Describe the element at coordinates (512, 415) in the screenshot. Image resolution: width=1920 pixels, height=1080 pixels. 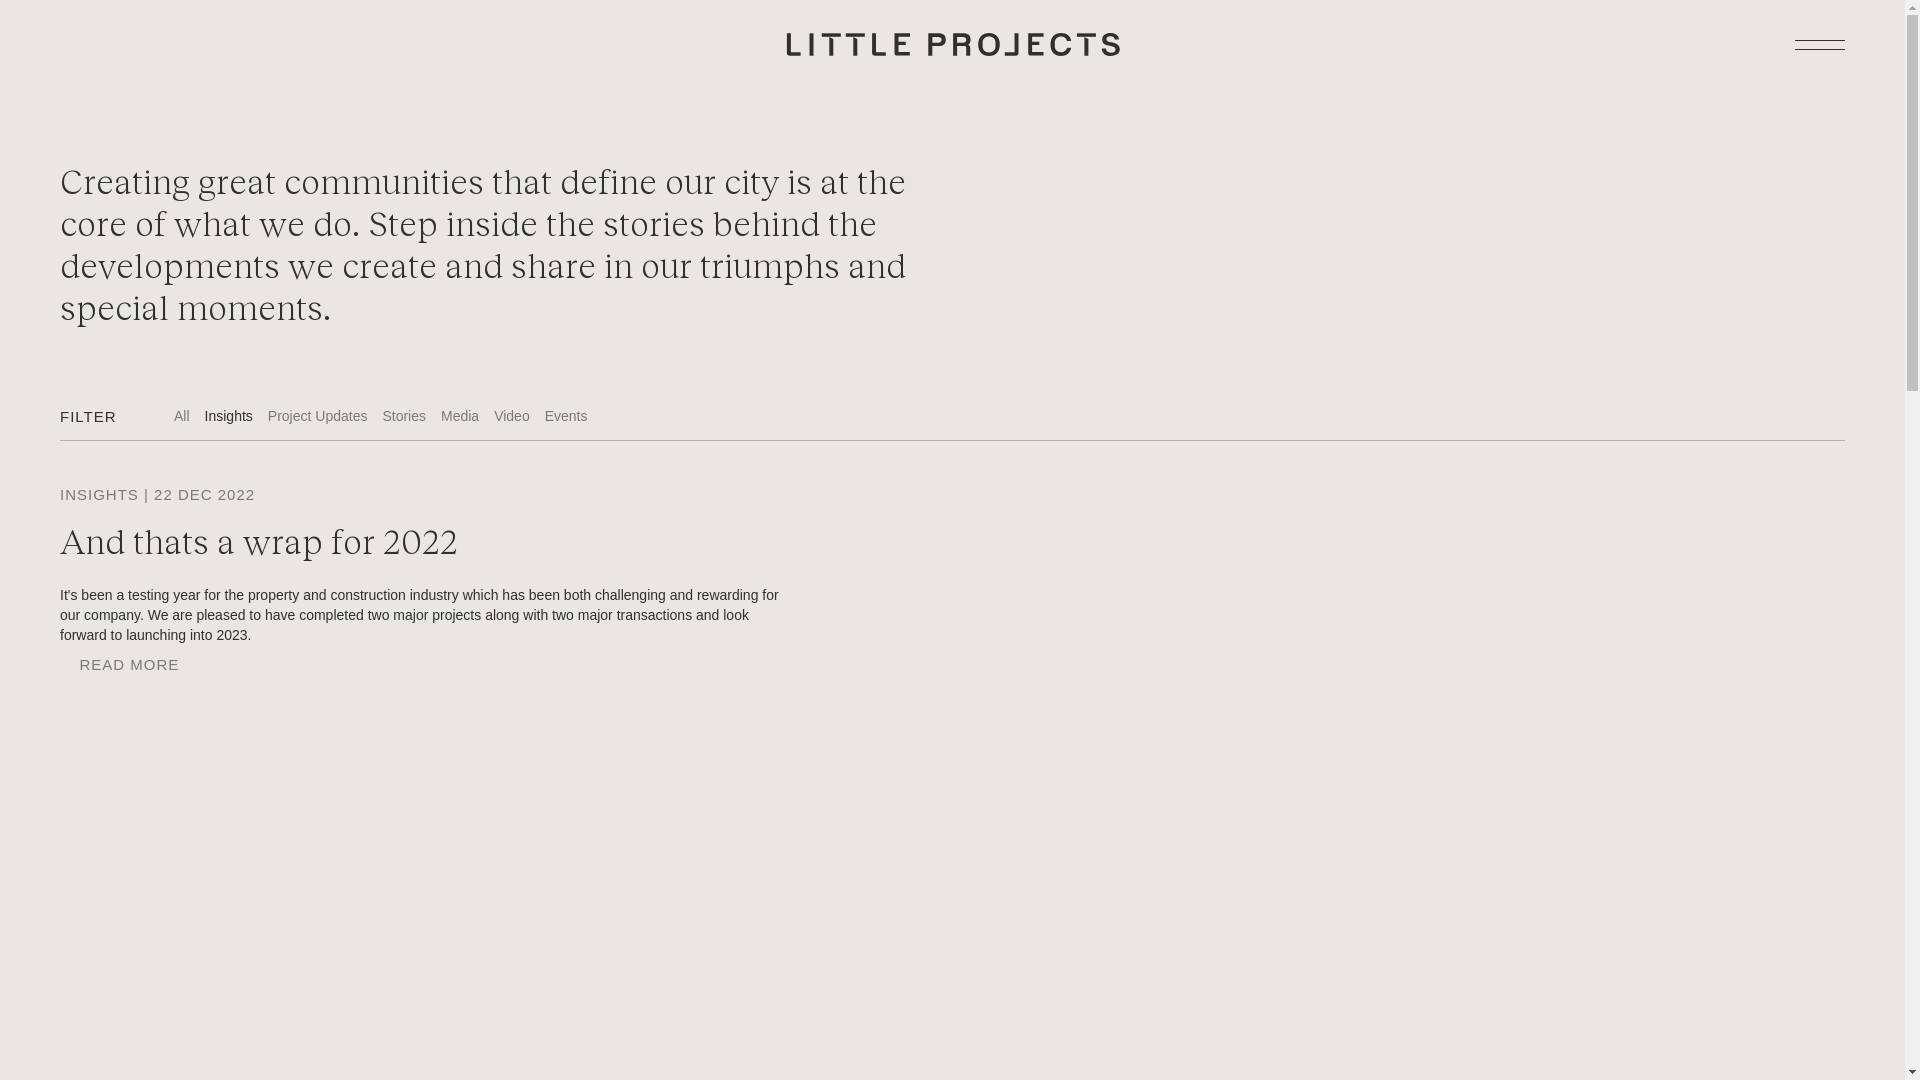
I see `'Video'` at that location.